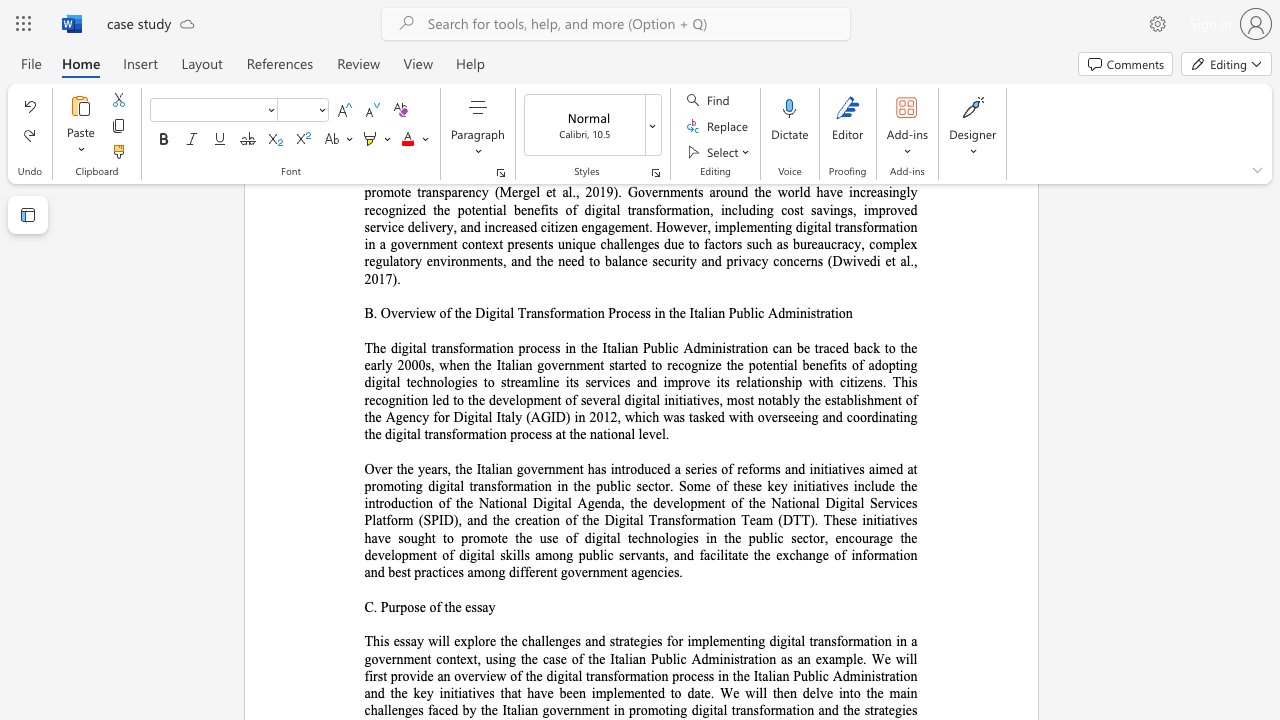  I want to click on the 3th character "s" in the text, so click(688, 469).